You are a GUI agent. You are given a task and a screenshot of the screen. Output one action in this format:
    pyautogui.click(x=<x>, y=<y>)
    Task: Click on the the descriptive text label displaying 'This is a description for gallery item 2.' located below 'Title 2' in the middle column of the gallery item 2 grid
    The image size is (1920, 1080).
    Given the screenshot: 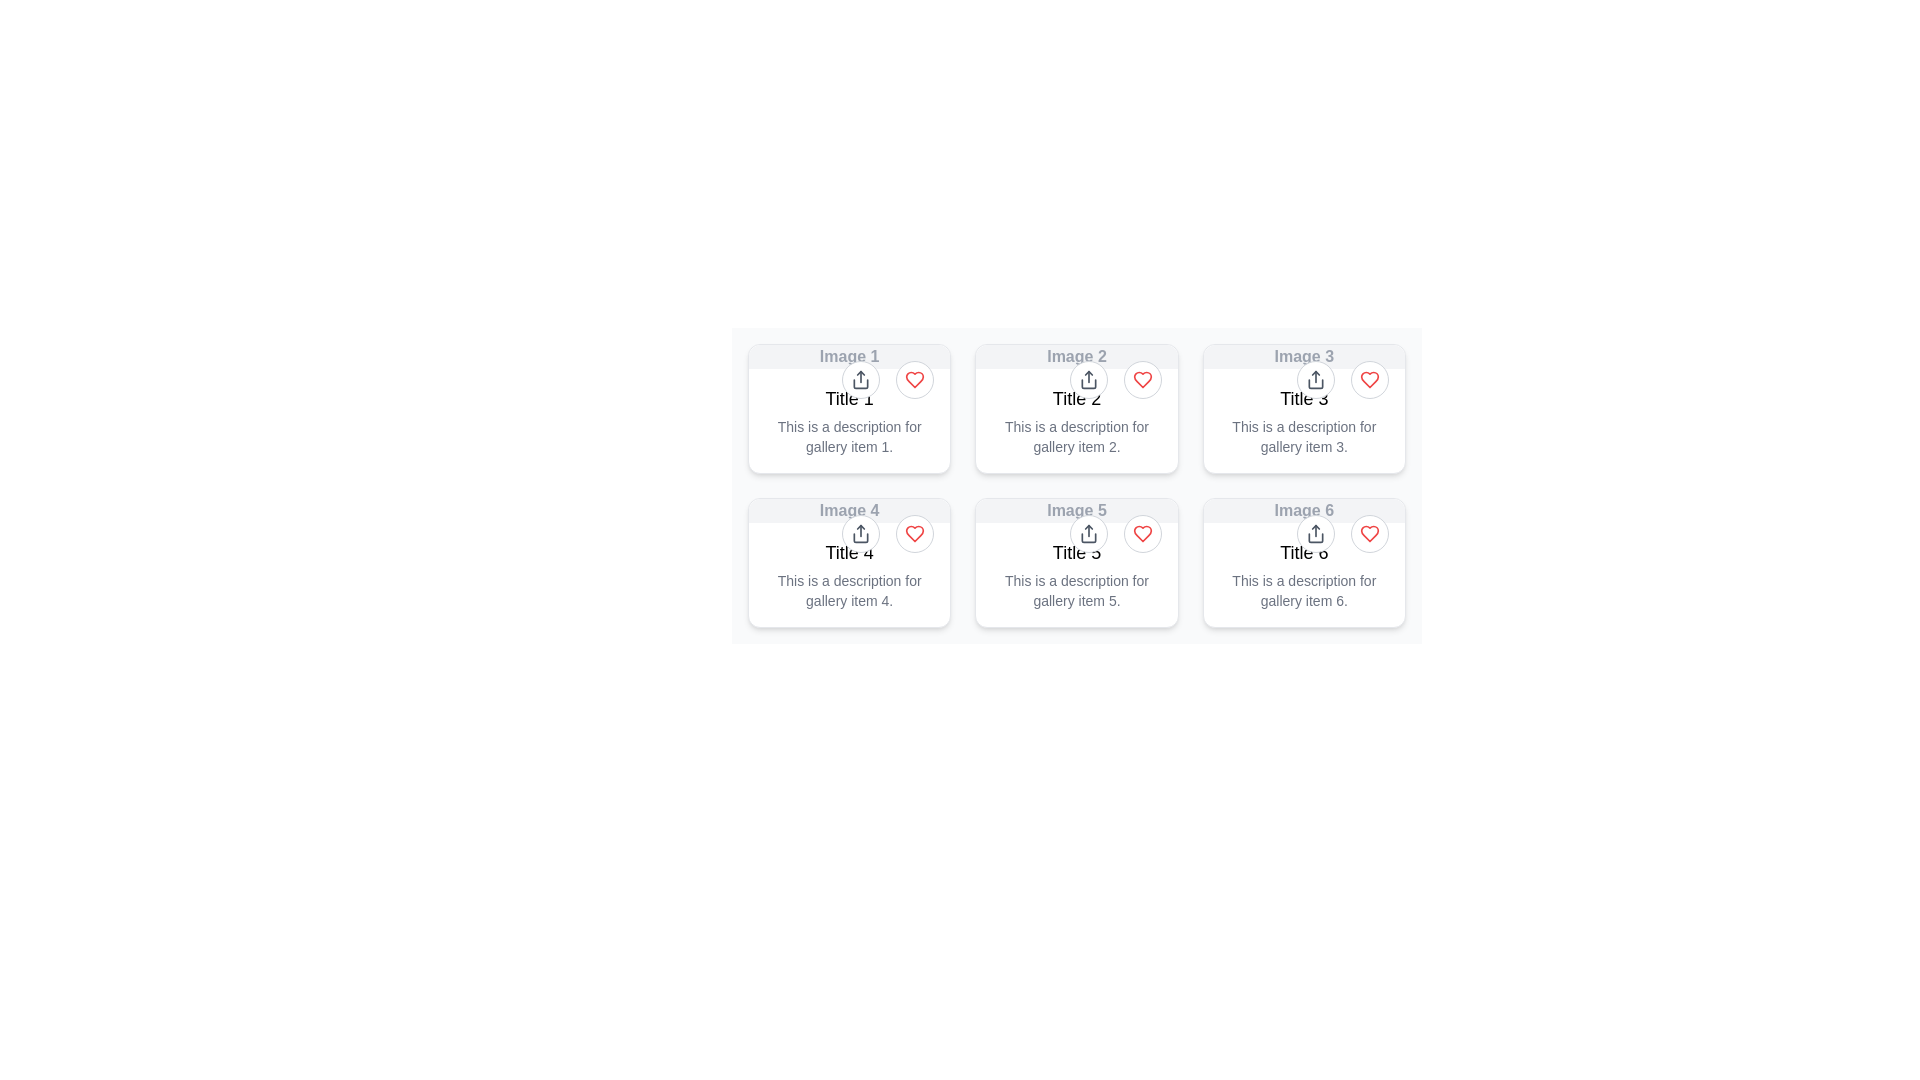 What is the action you would take?
    pyautogui.click(x=1075, y=435)
    